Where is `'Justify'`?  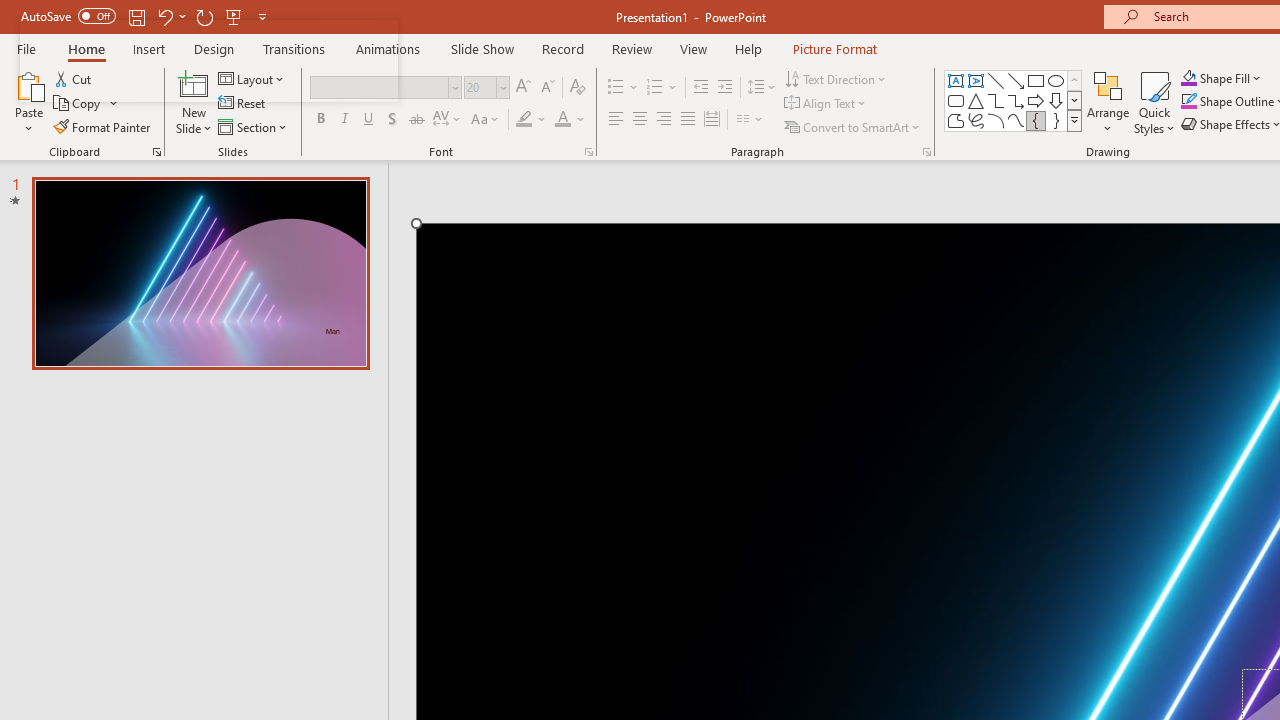 'Justify' is located at coordinates (688, 119).